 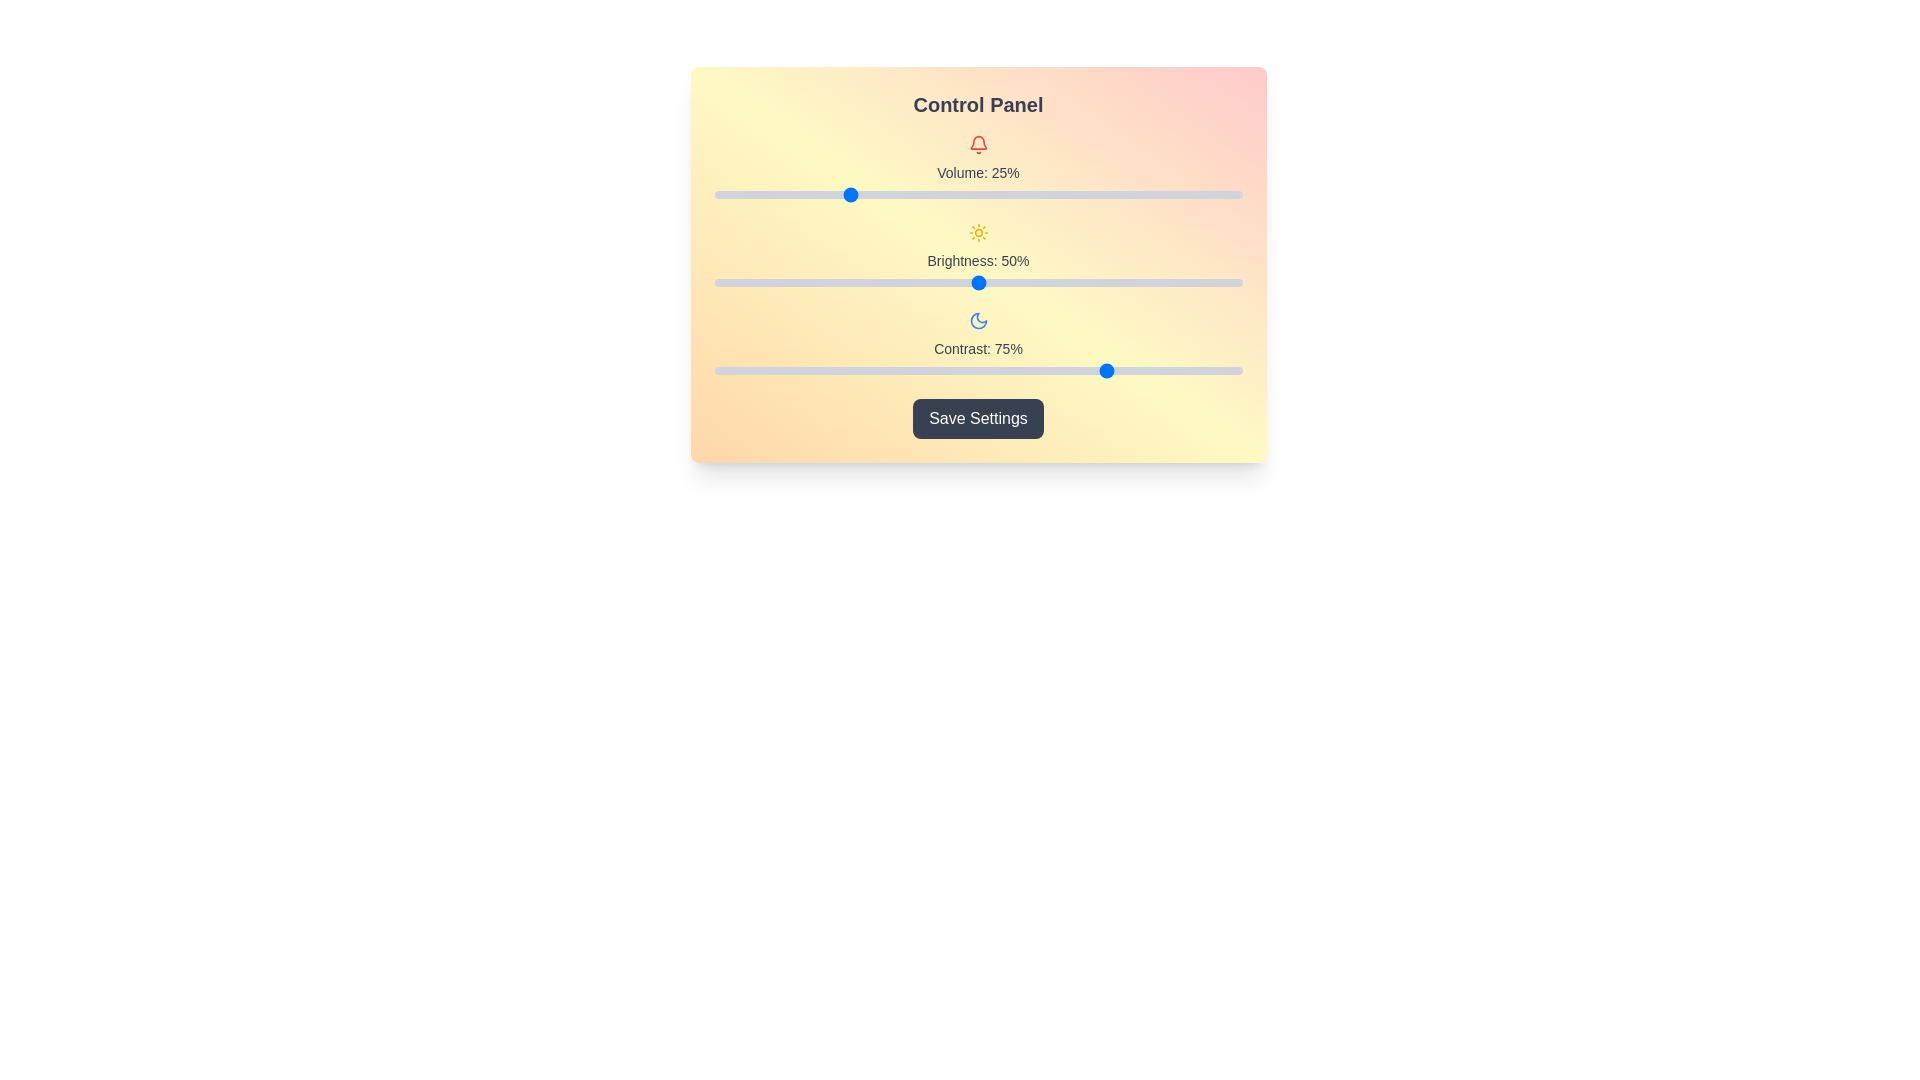 What do you see at coordinates (978, 172) in the screenshot?
I see `the text label that displays the current volume percentage, located below the bell icon in the control panel layout` at bounding box center [978, 172].